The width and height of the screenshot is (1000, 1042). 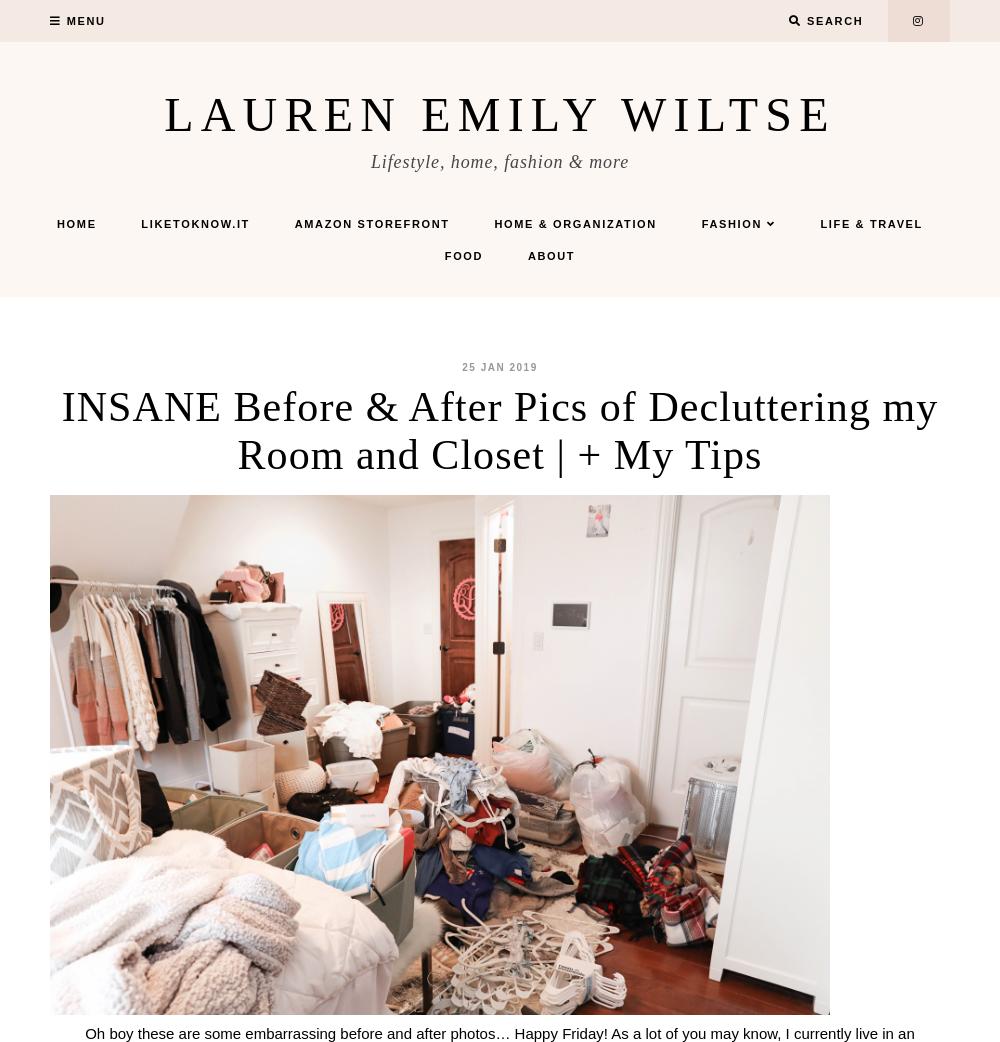 I want to click on 'LIKEtoKNOW.it', so click(x=194, y=223).